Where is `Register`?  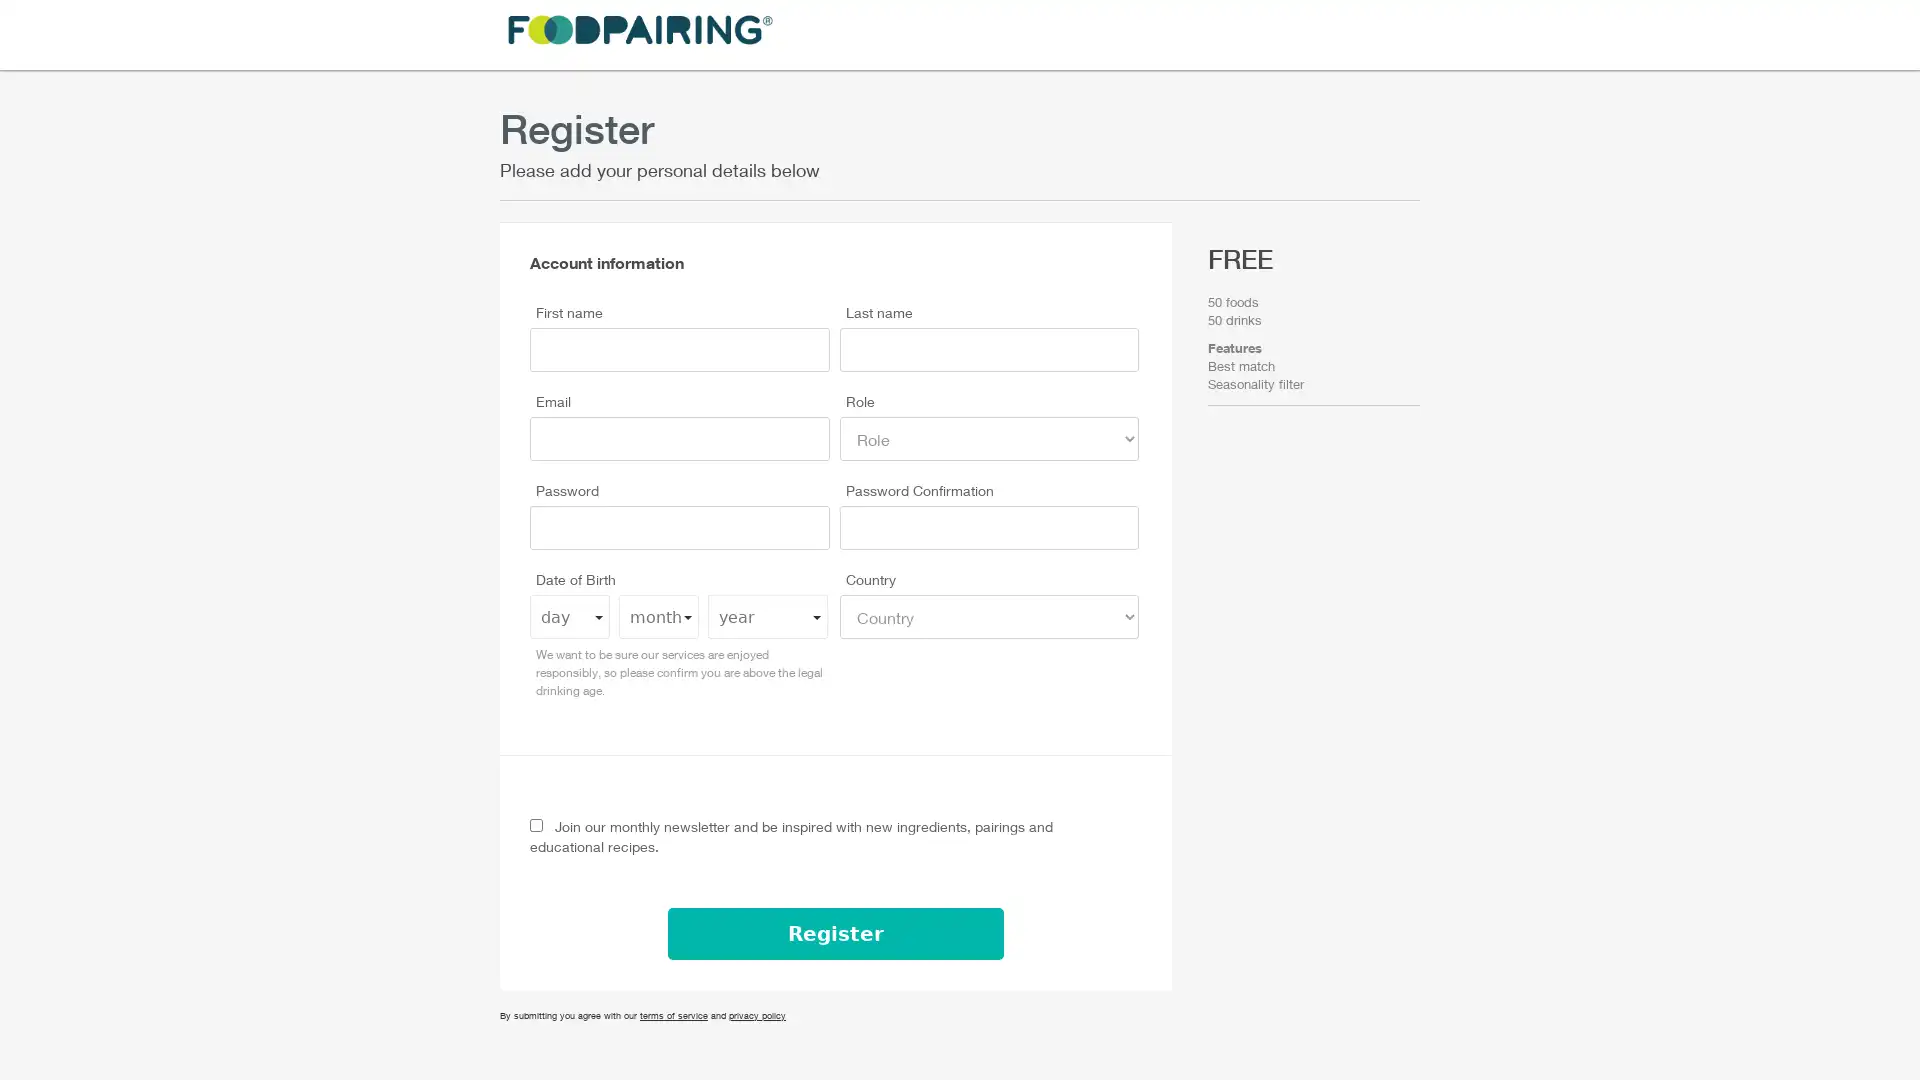 Register is located at coordinates (835, 933).